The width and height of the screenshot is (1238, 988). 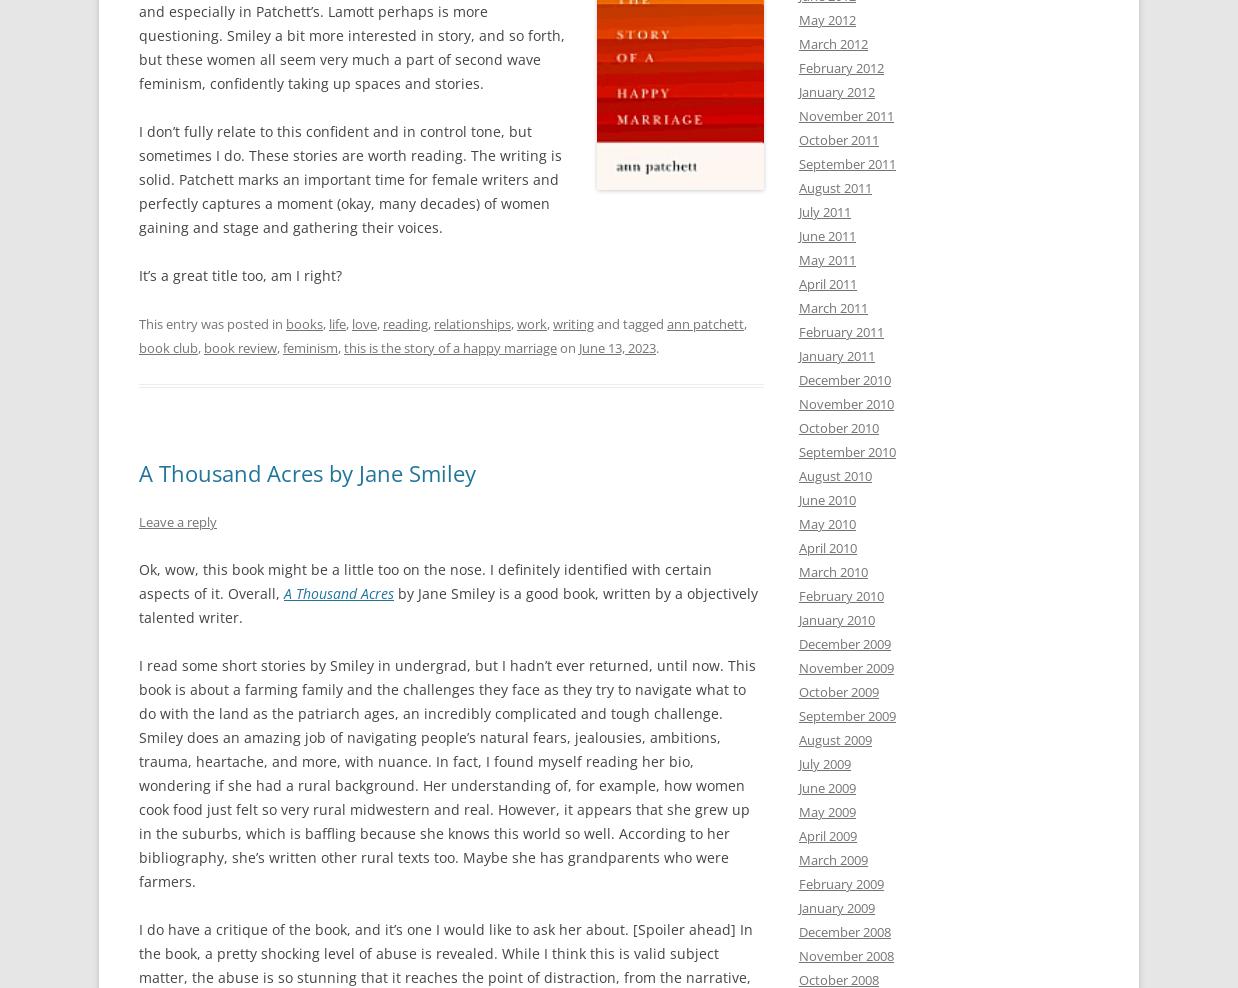 I want to click on 'April 2010', so click(x=799, y=547).